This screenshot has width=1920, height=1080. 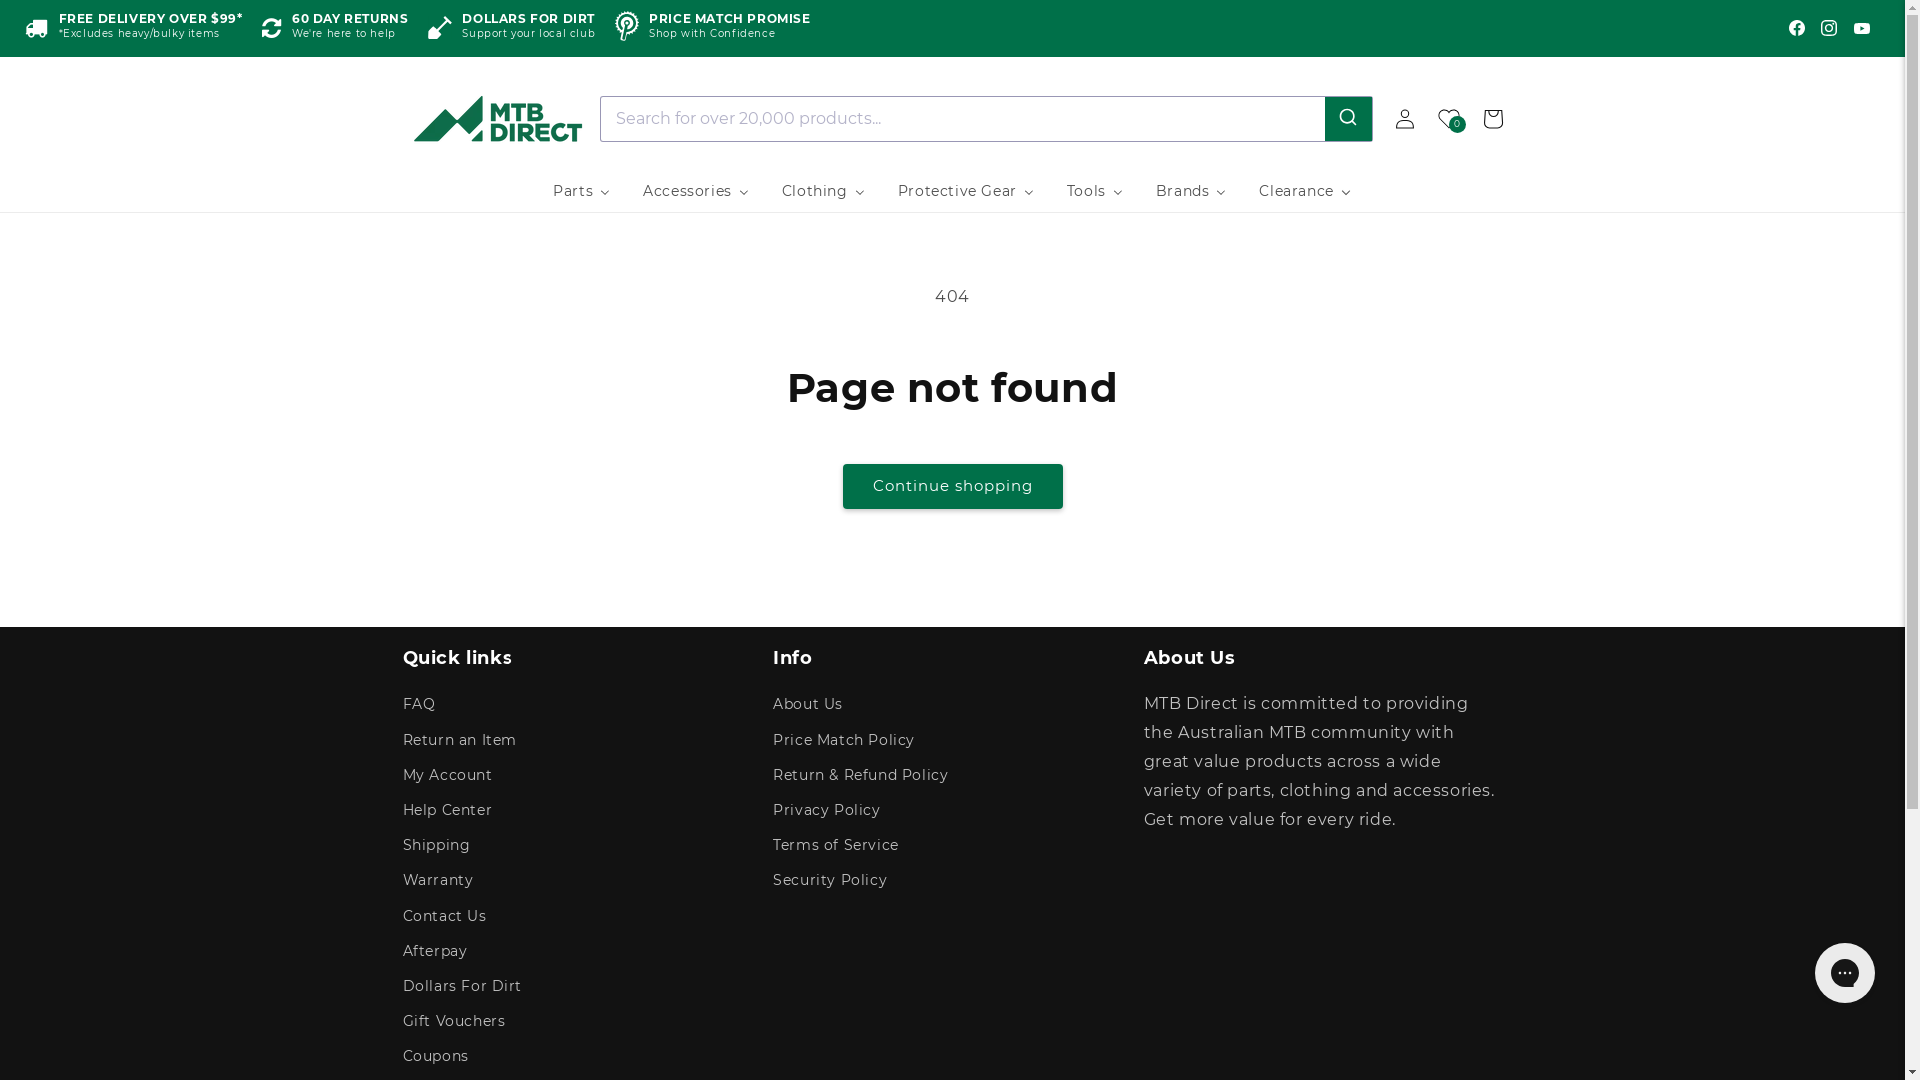 What do you see at coordinates (445, 774) in the screenshot?
I see `'My Account'` at bounding box center [445, 774].